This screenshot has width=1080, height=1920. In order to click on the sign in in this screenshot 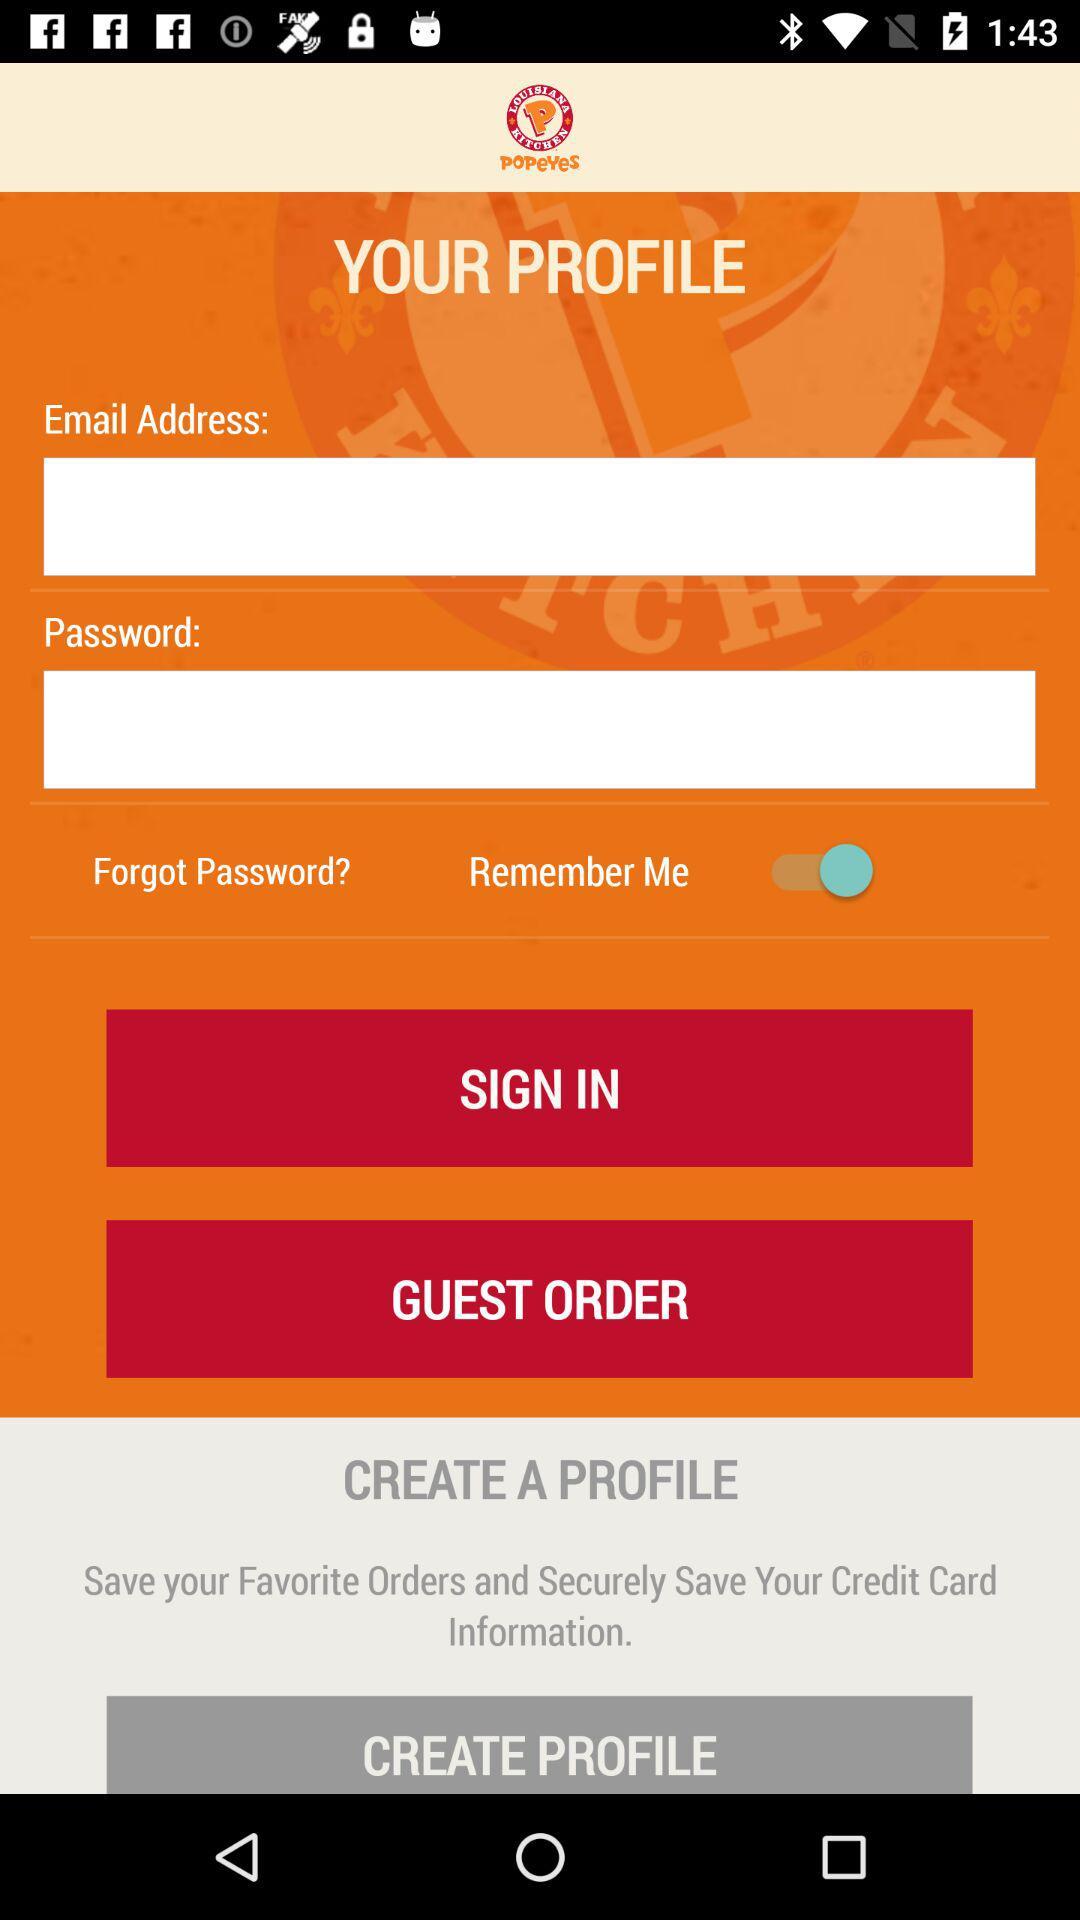, I will do `click(538, 1086)`.